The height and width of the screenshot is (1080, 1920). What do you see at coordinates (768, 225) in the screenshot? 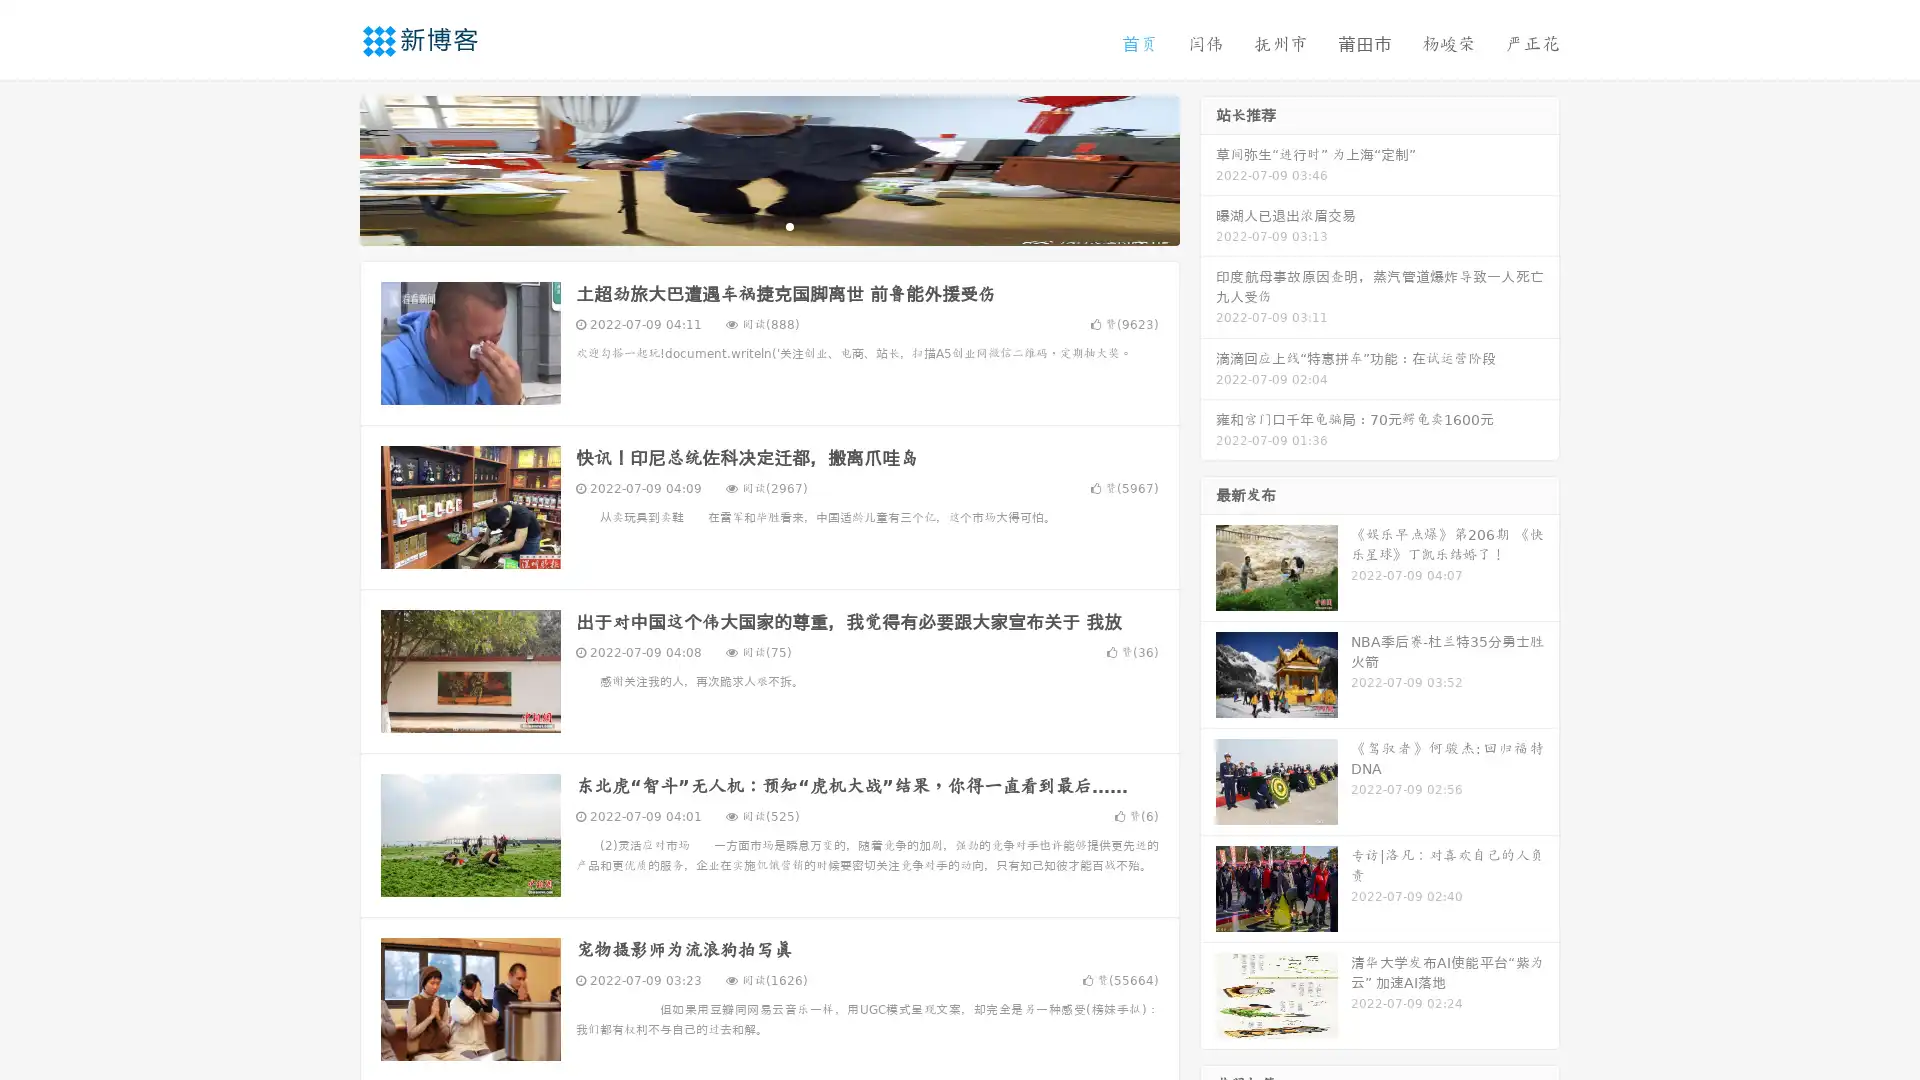
I see `Go to slide 2` at bounding box center [768, 225].